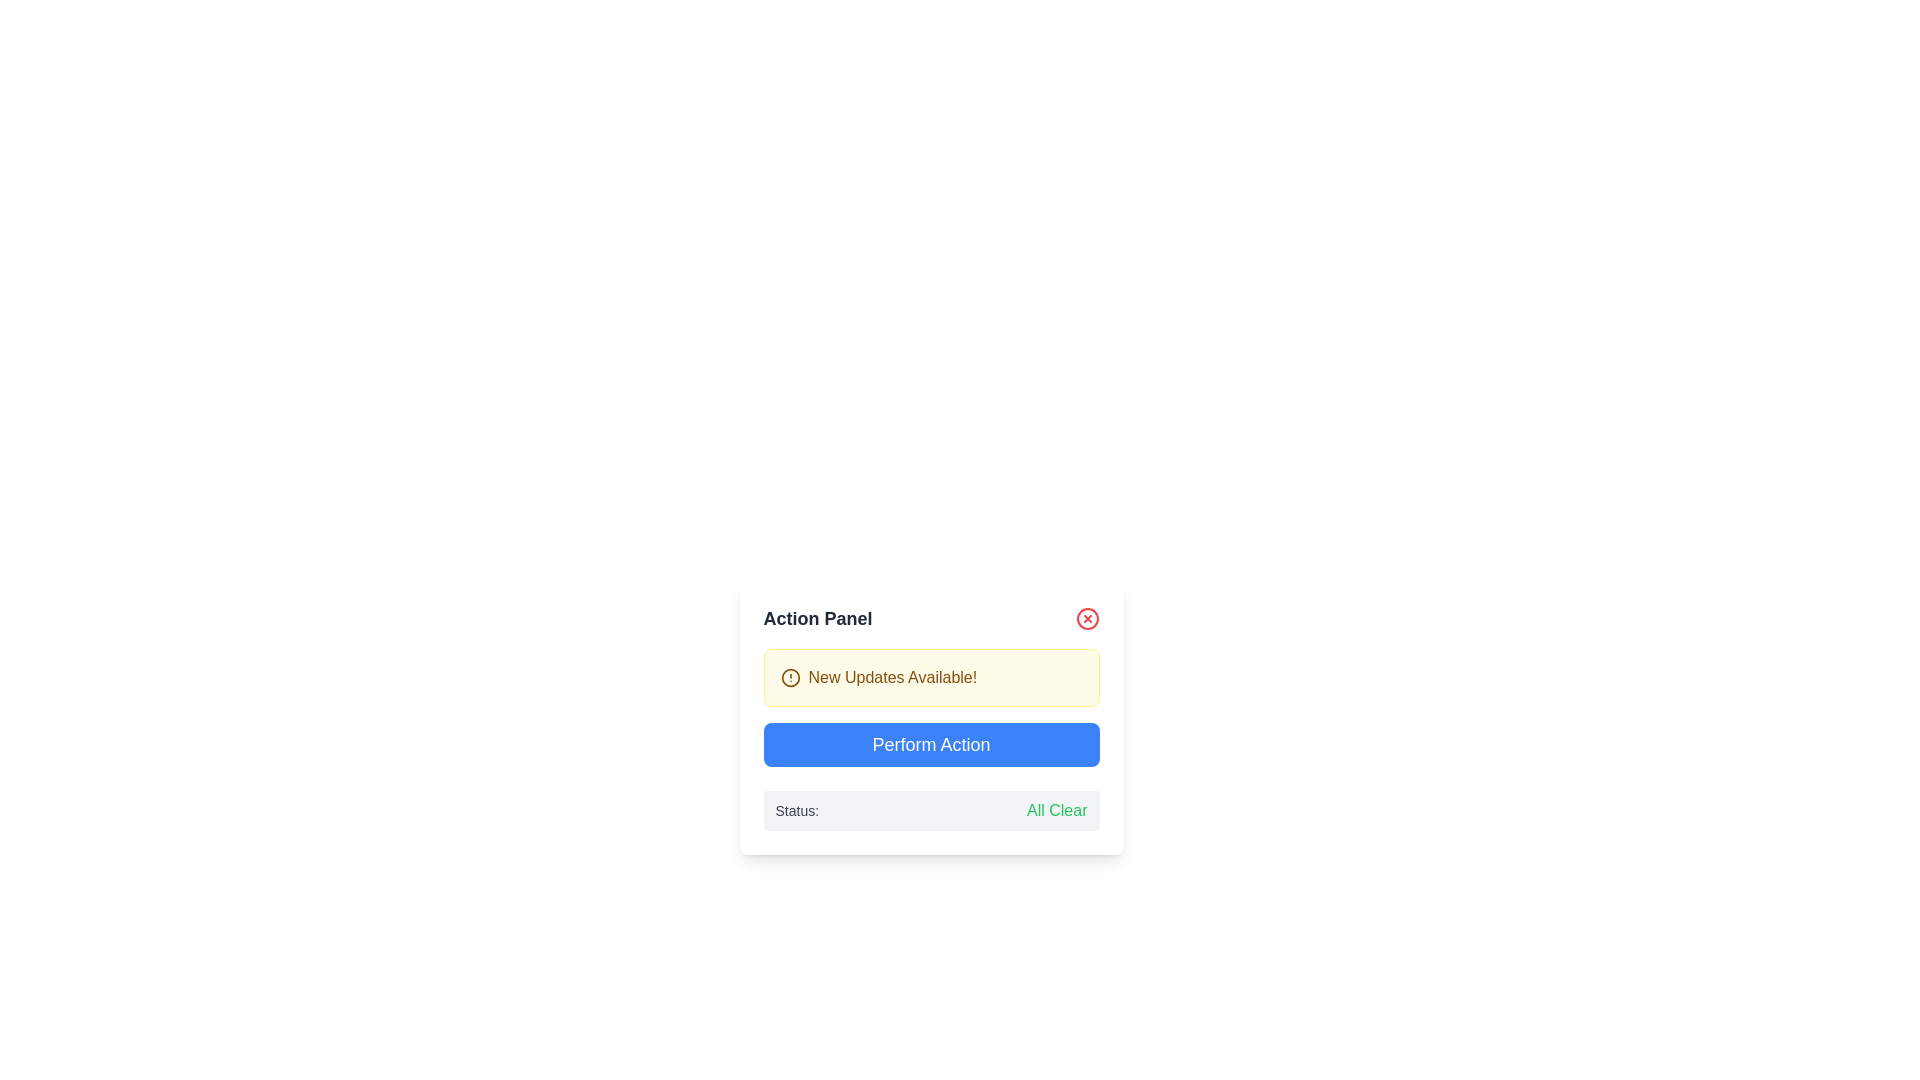 This screenshot has height=1080, width=1920. Describe the element at coordinates (1086, 617) in the screenshot. I see `the center of the circle which is part of the close button (X icon) located at the top-right corner of the 'Action Panel'` at that location.